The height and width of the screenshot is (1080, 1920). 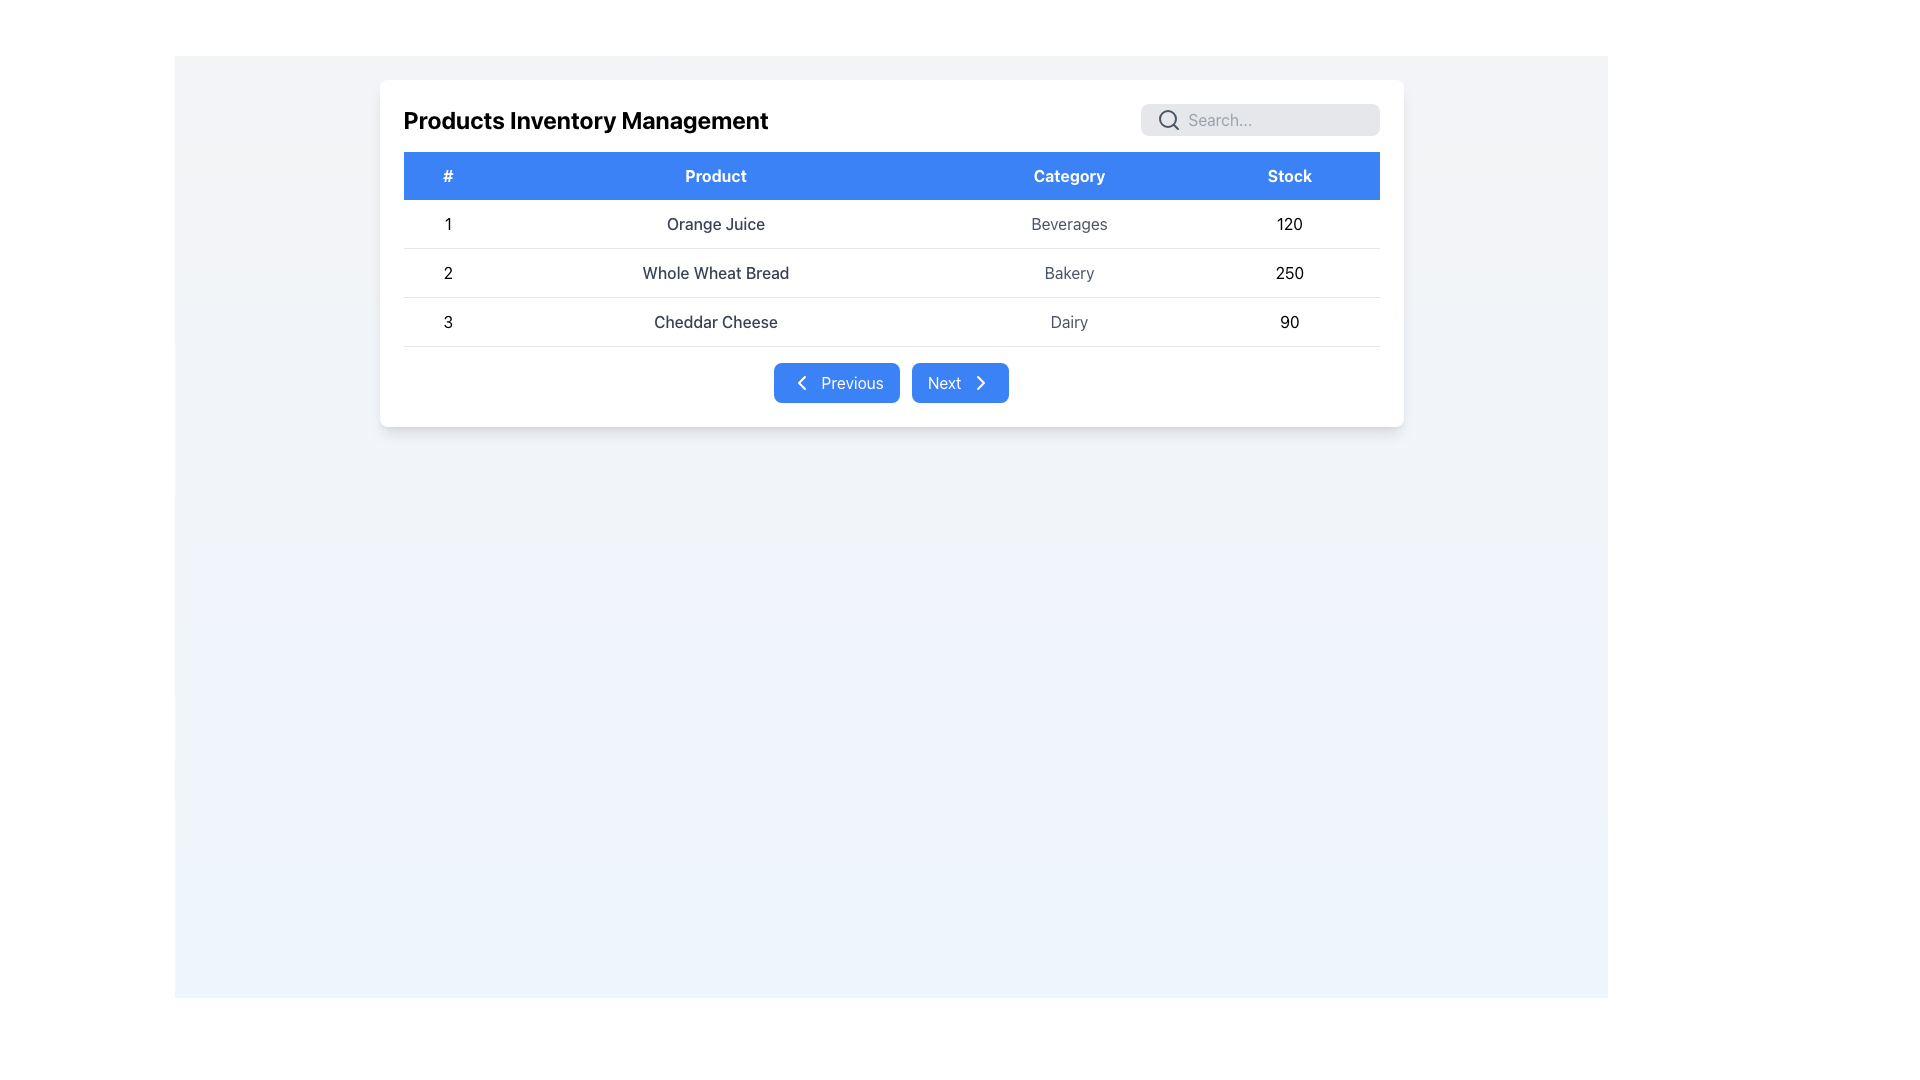 I want to click on the Text Label that displays the product name in the second column of the second row of the inventory table, positioned between the quantity '2' and the category 'Bakery', so click(x=715, y=273).